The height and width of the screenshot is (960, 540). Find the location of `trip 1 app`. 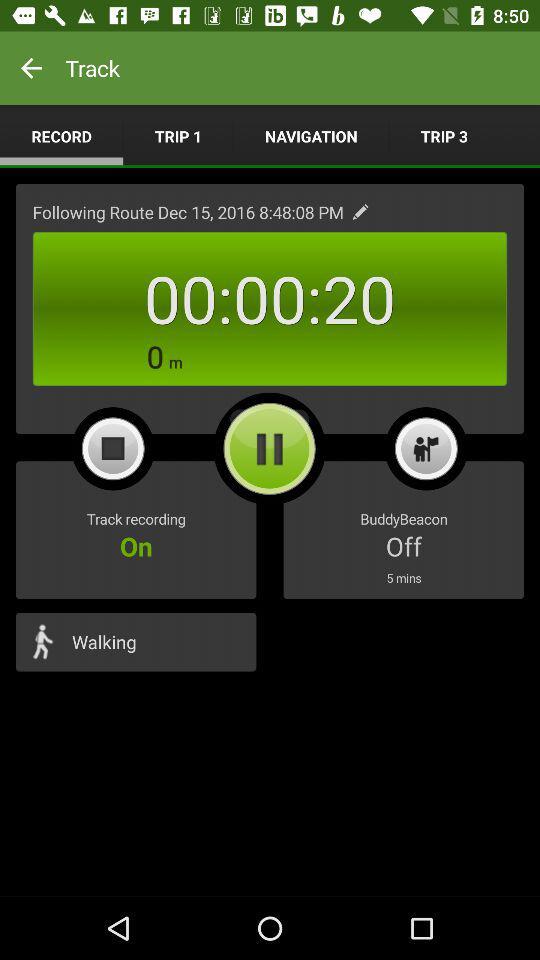

trip 1 app is located at coordinates (178, 135).